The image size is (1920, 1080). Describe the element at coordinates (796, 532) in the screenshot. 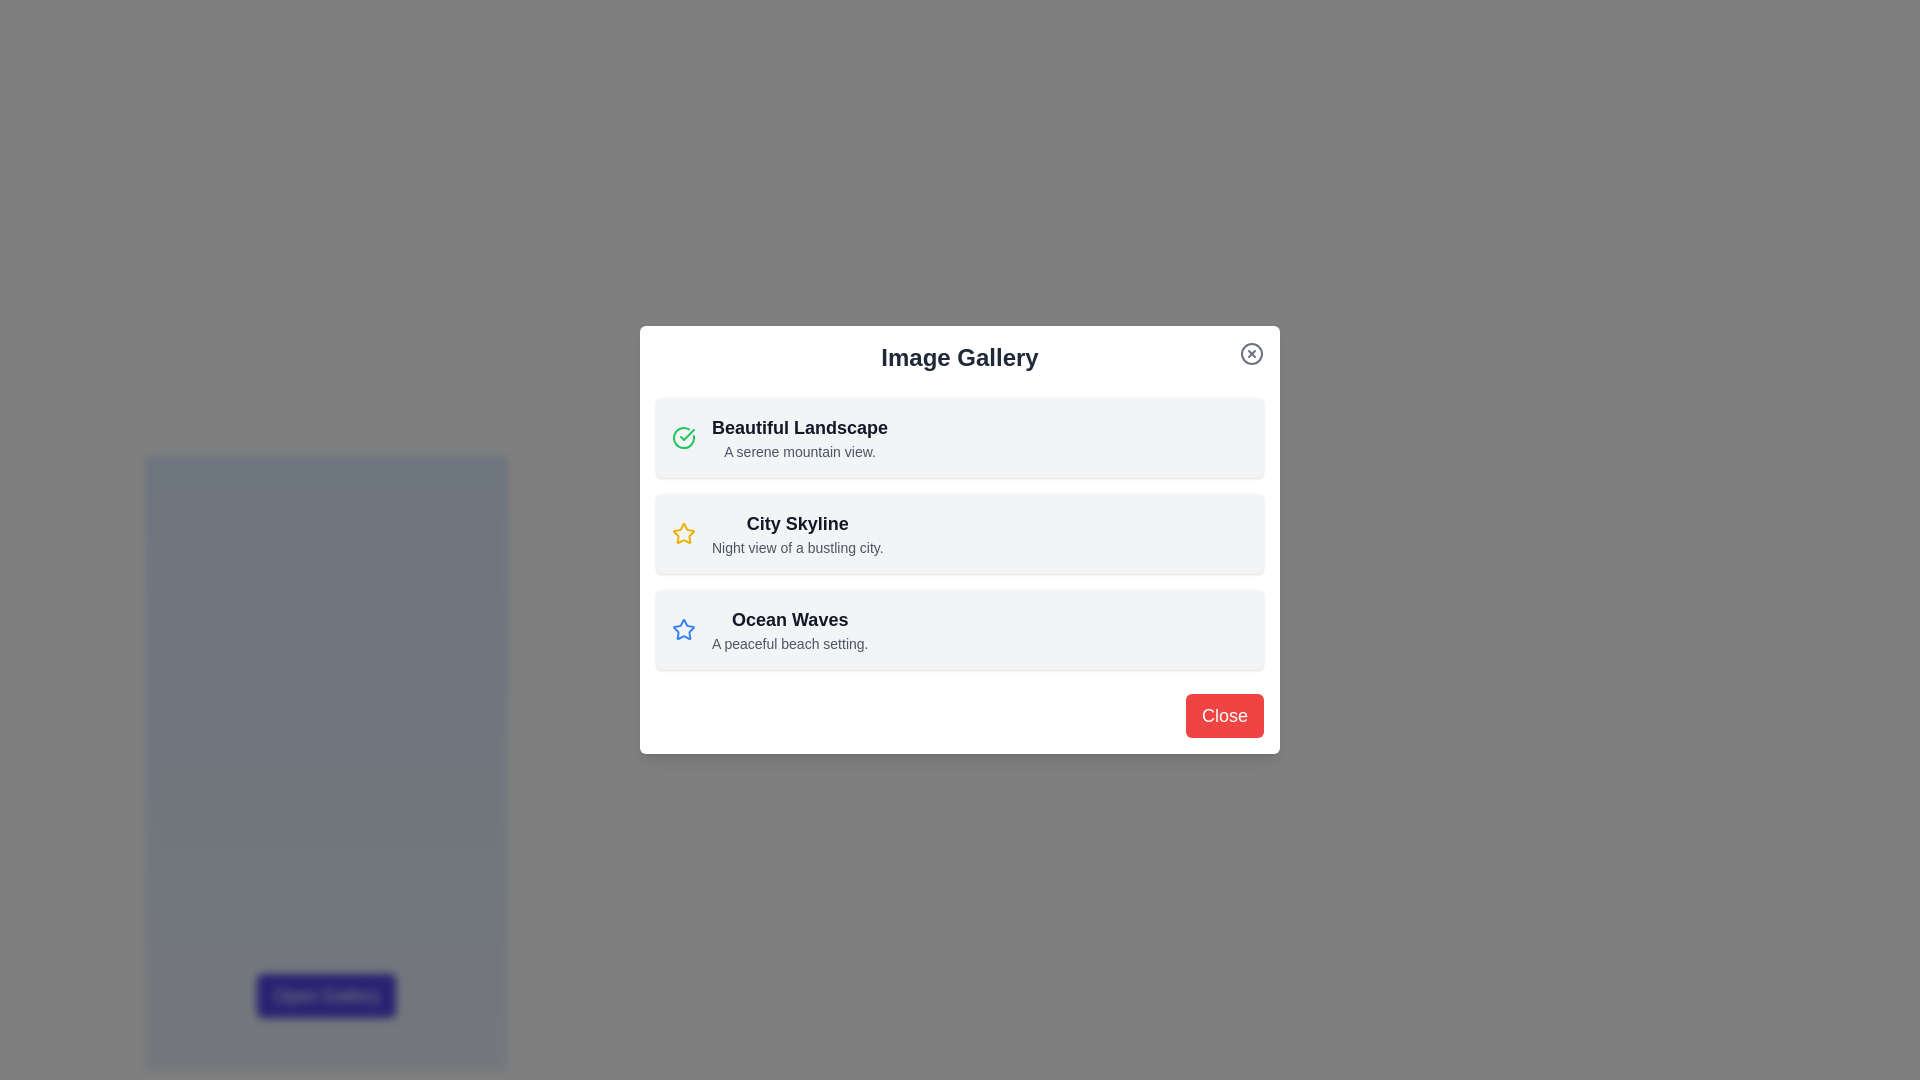

I see `the second item in the vertical list within the 'Image Gallery' modal dialog, which represents a selectable option about a city skyline view` at that location.